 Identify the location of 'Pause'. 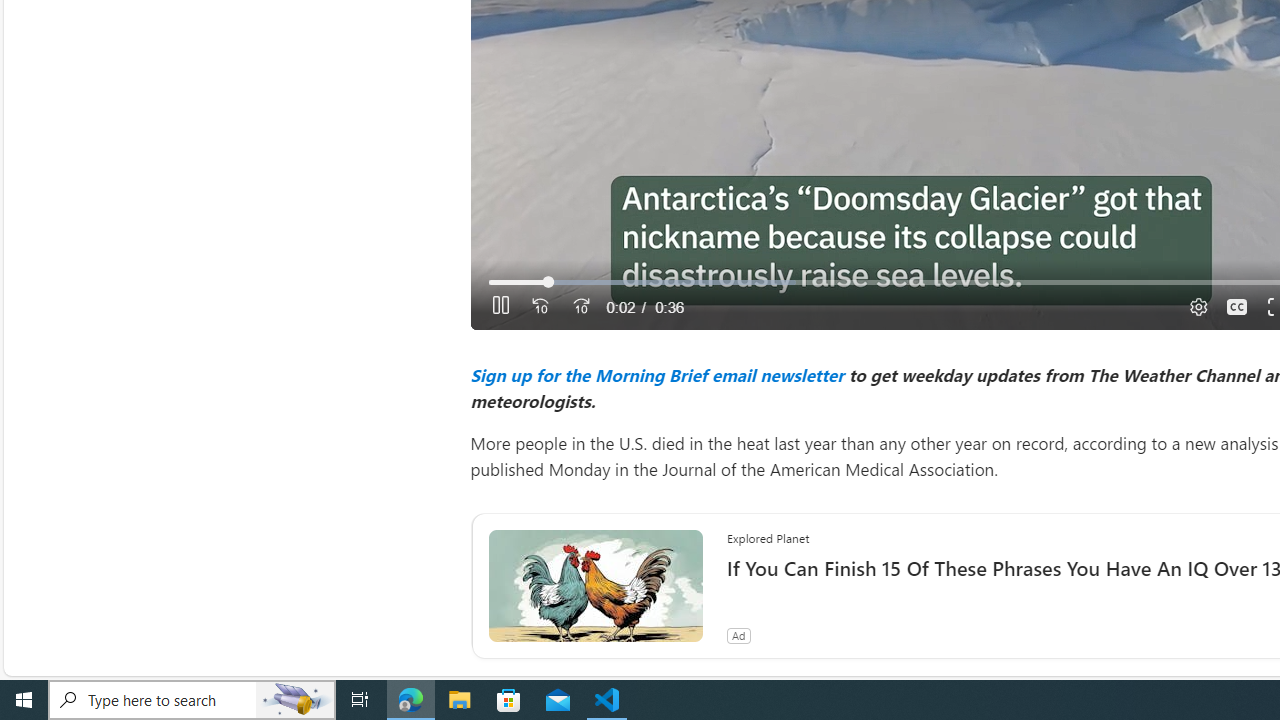
(500, 306).